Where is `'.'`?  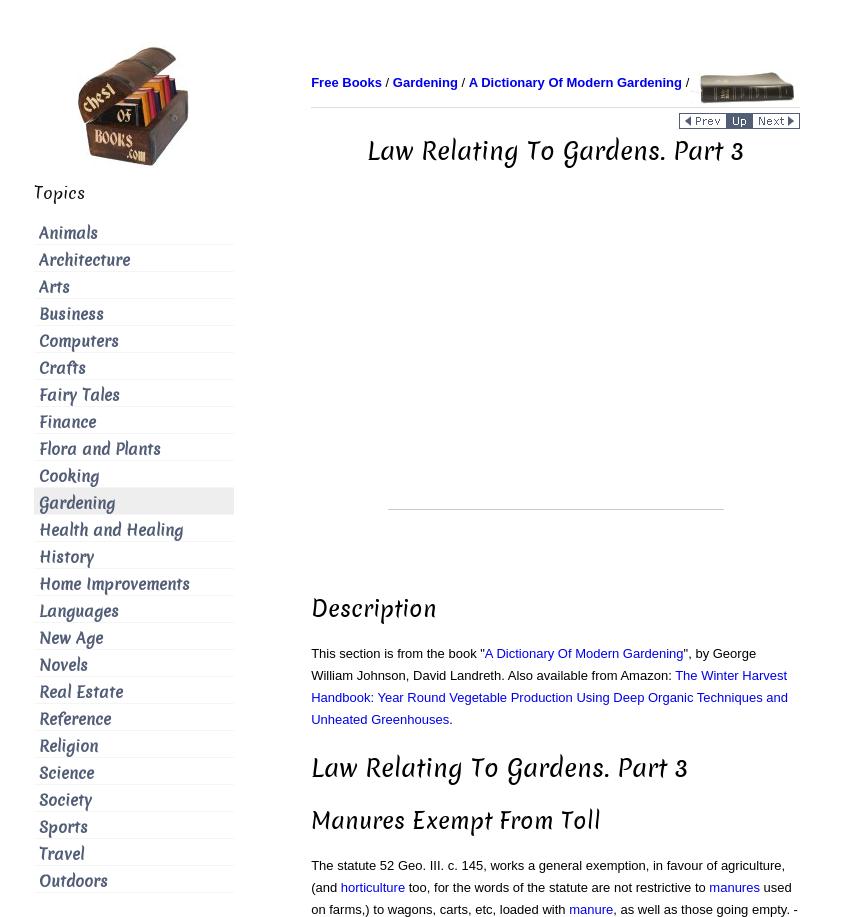 '.' is located at coordinates (449, 719).